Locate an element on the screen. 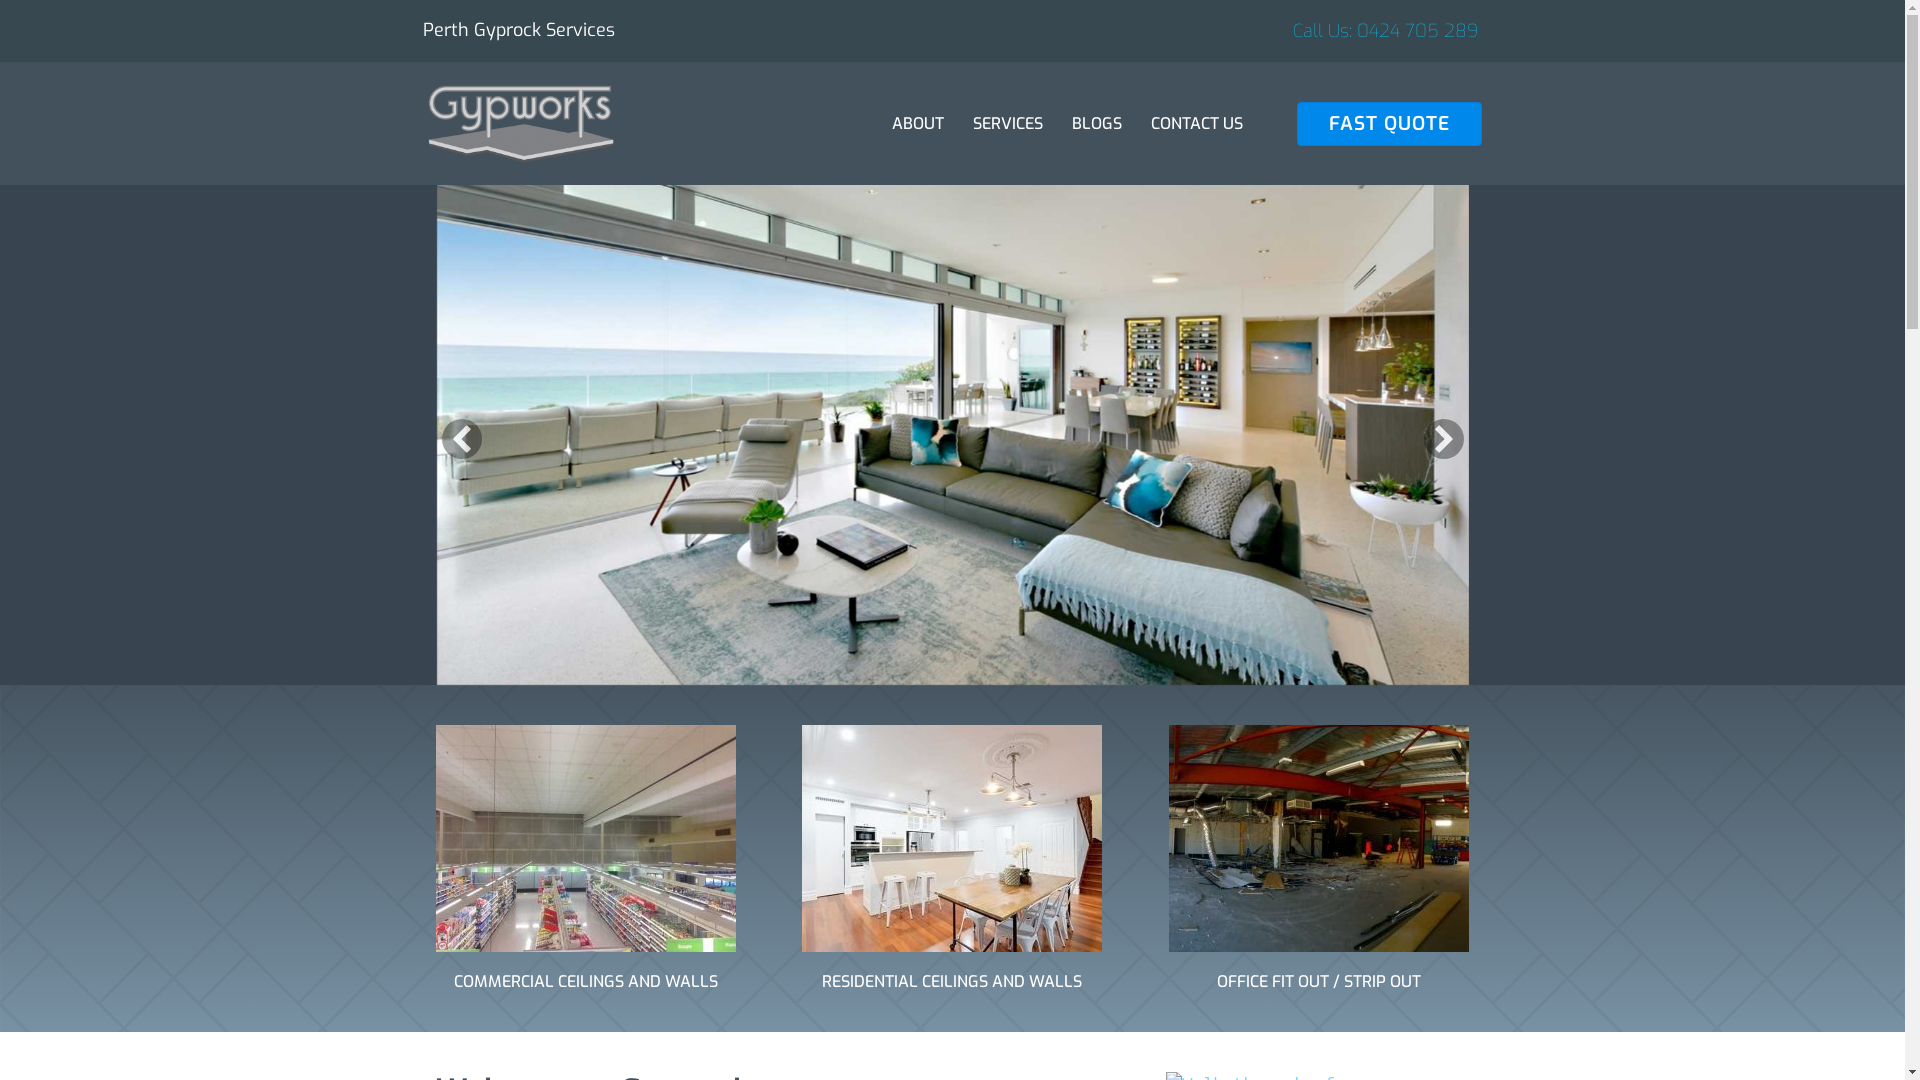 This screenshot has height=1080, width=1920. 'ABOUT' is located at coordinates (916, 123).